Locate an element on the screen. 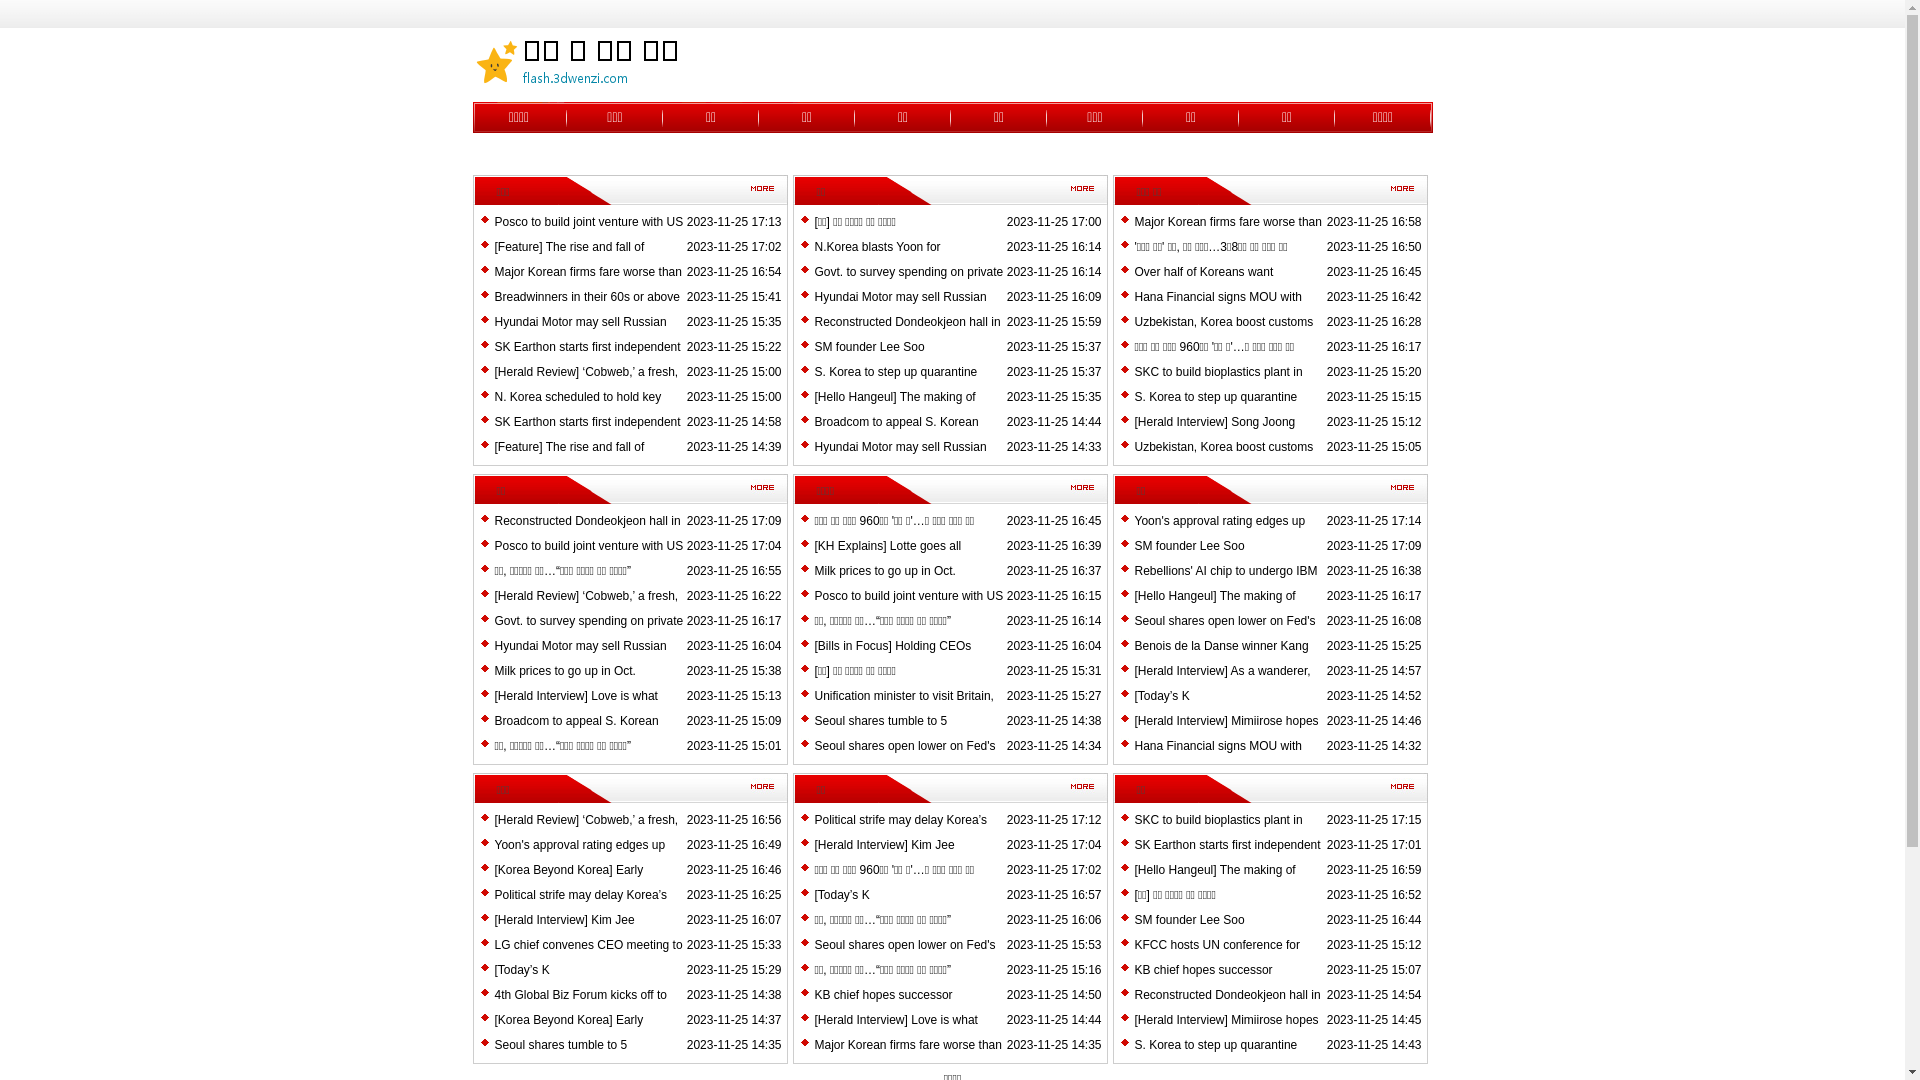 The image size is (1920, 1080). 'LG chief convenes CEO meeting to review growth strategy' is located at coordinates (587, 955).